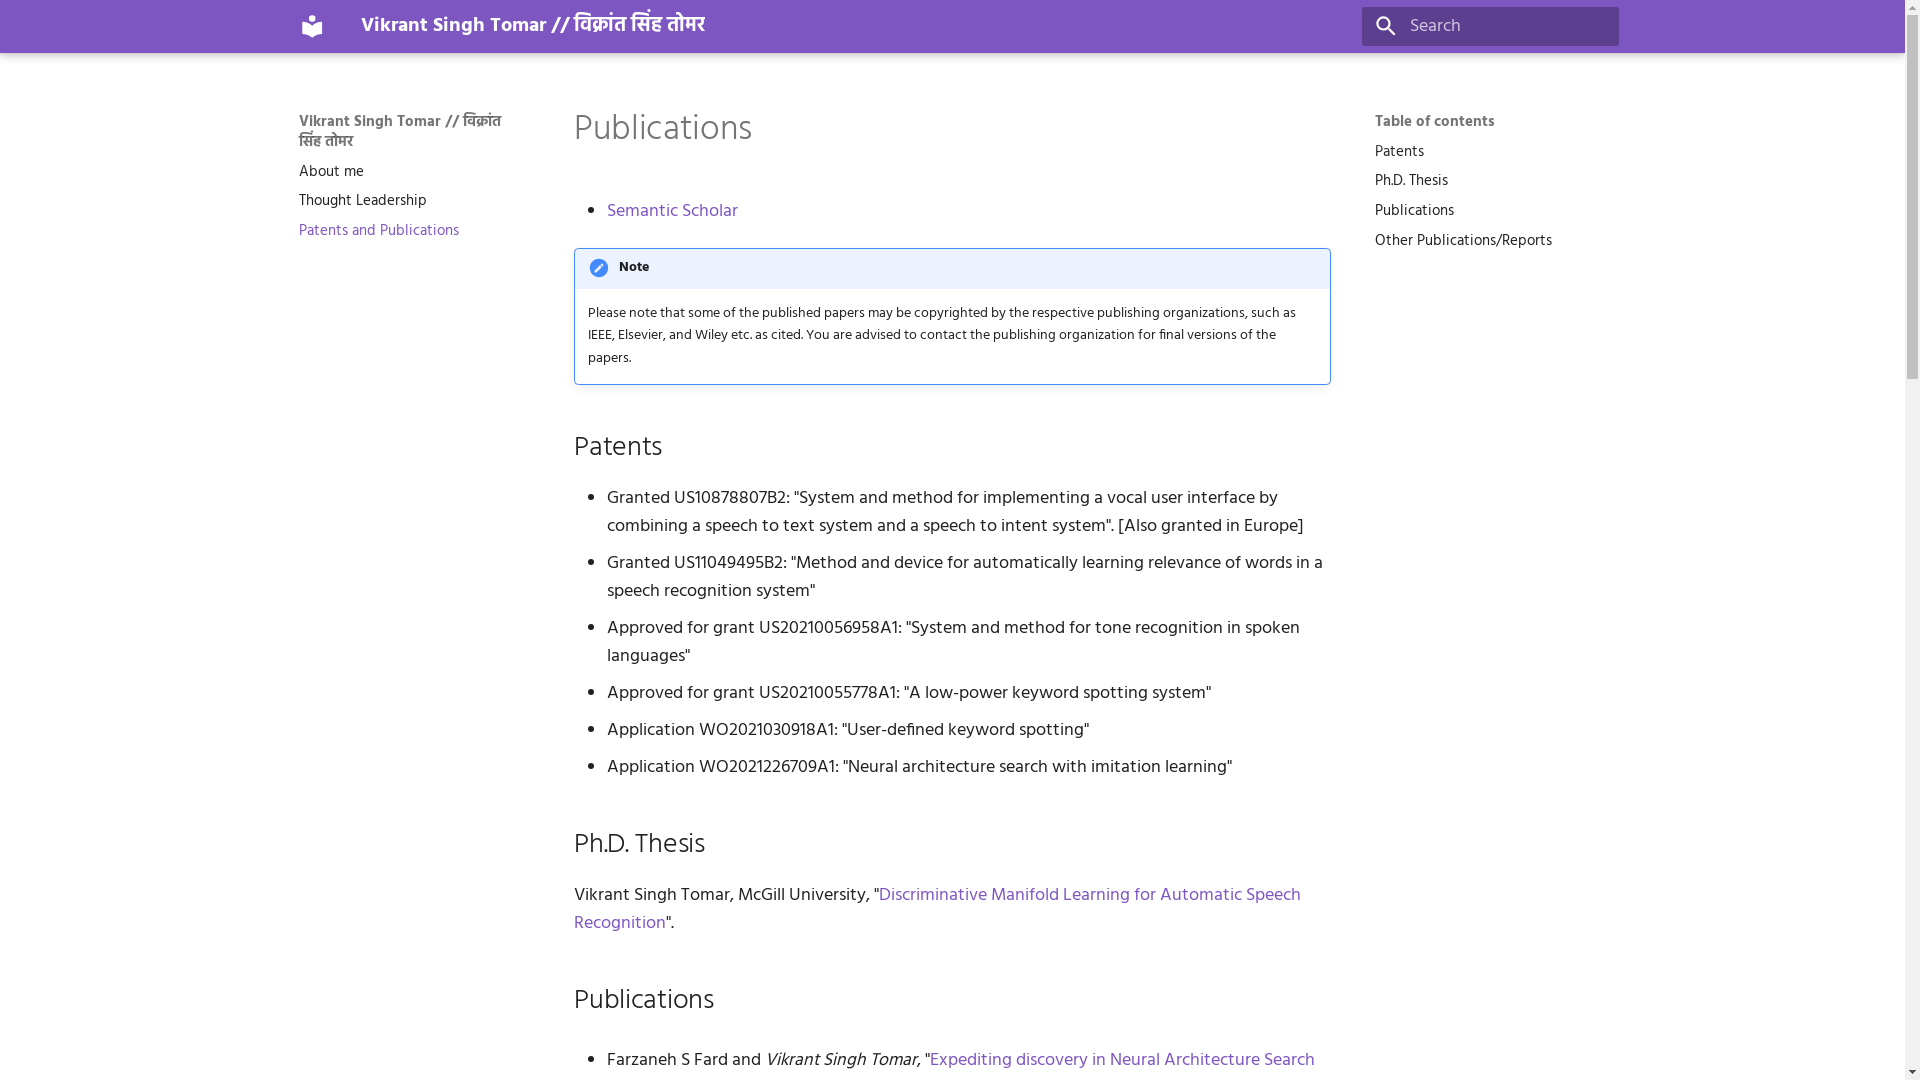  I want to click on 'Thought Leadership', so click(411, 200).